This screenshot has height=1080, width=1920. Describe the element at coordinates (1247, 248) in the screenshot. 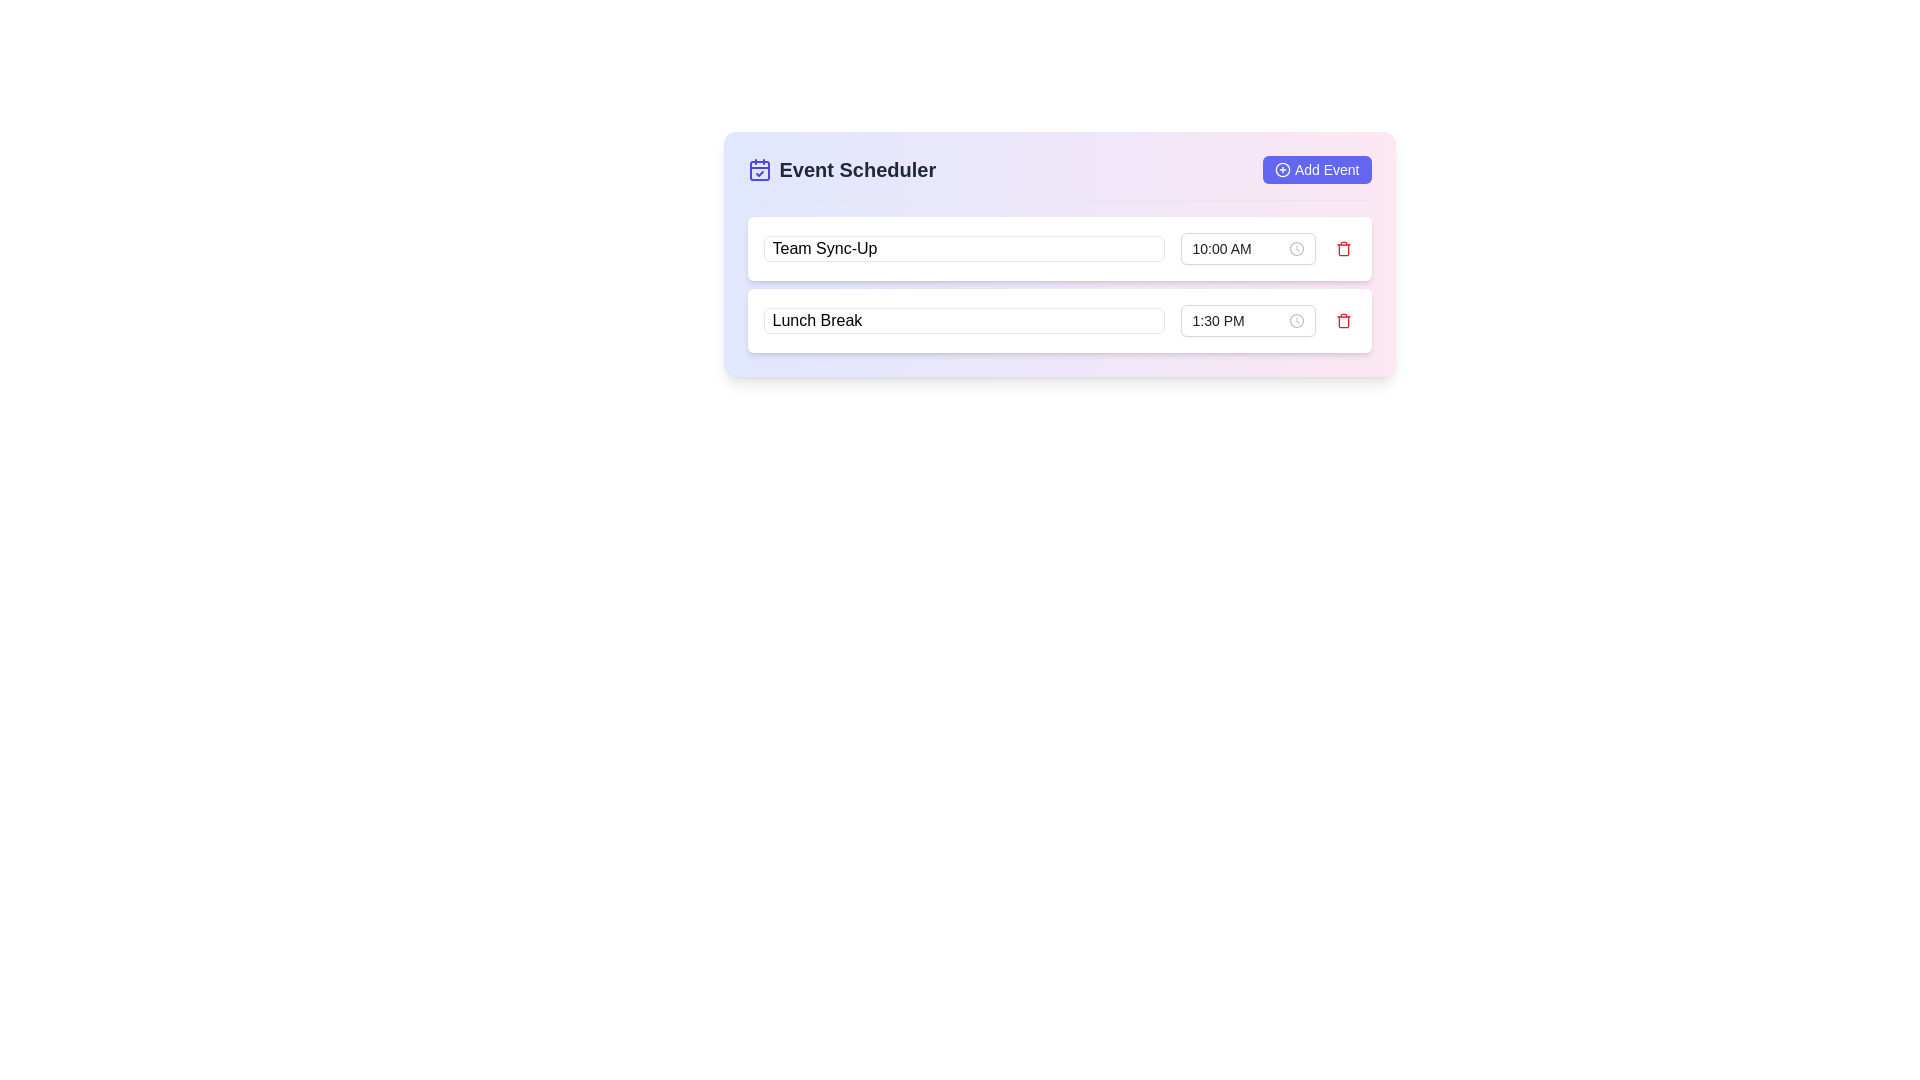

I see `the Time input field with picker functionality located to the right of the 'Team Sync-Up' text input field` at that location.